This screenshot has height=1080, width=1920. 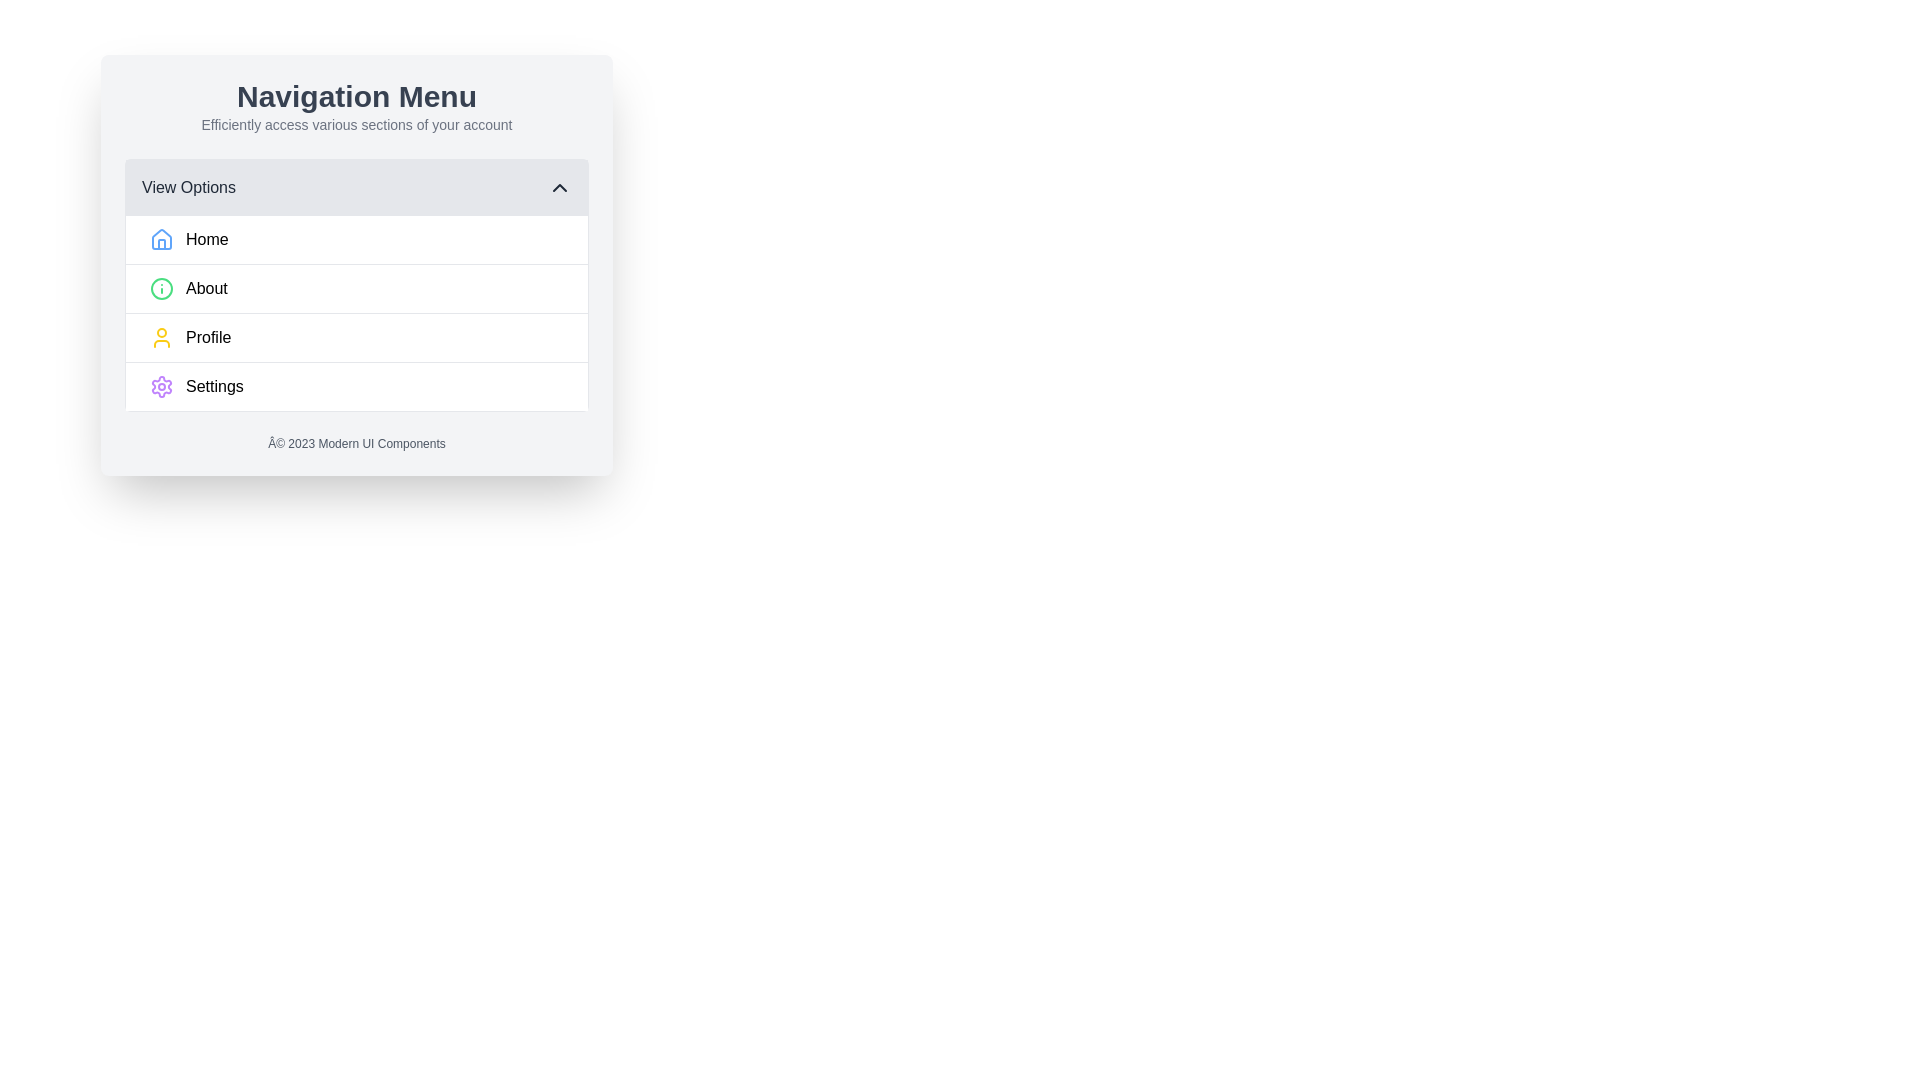 What do you see at coordinates (162, 289) in the screenshot?
I see `the SVG Circle that forms the outer boundary of the 'About' menu icon` at bounding box center [162, 289].